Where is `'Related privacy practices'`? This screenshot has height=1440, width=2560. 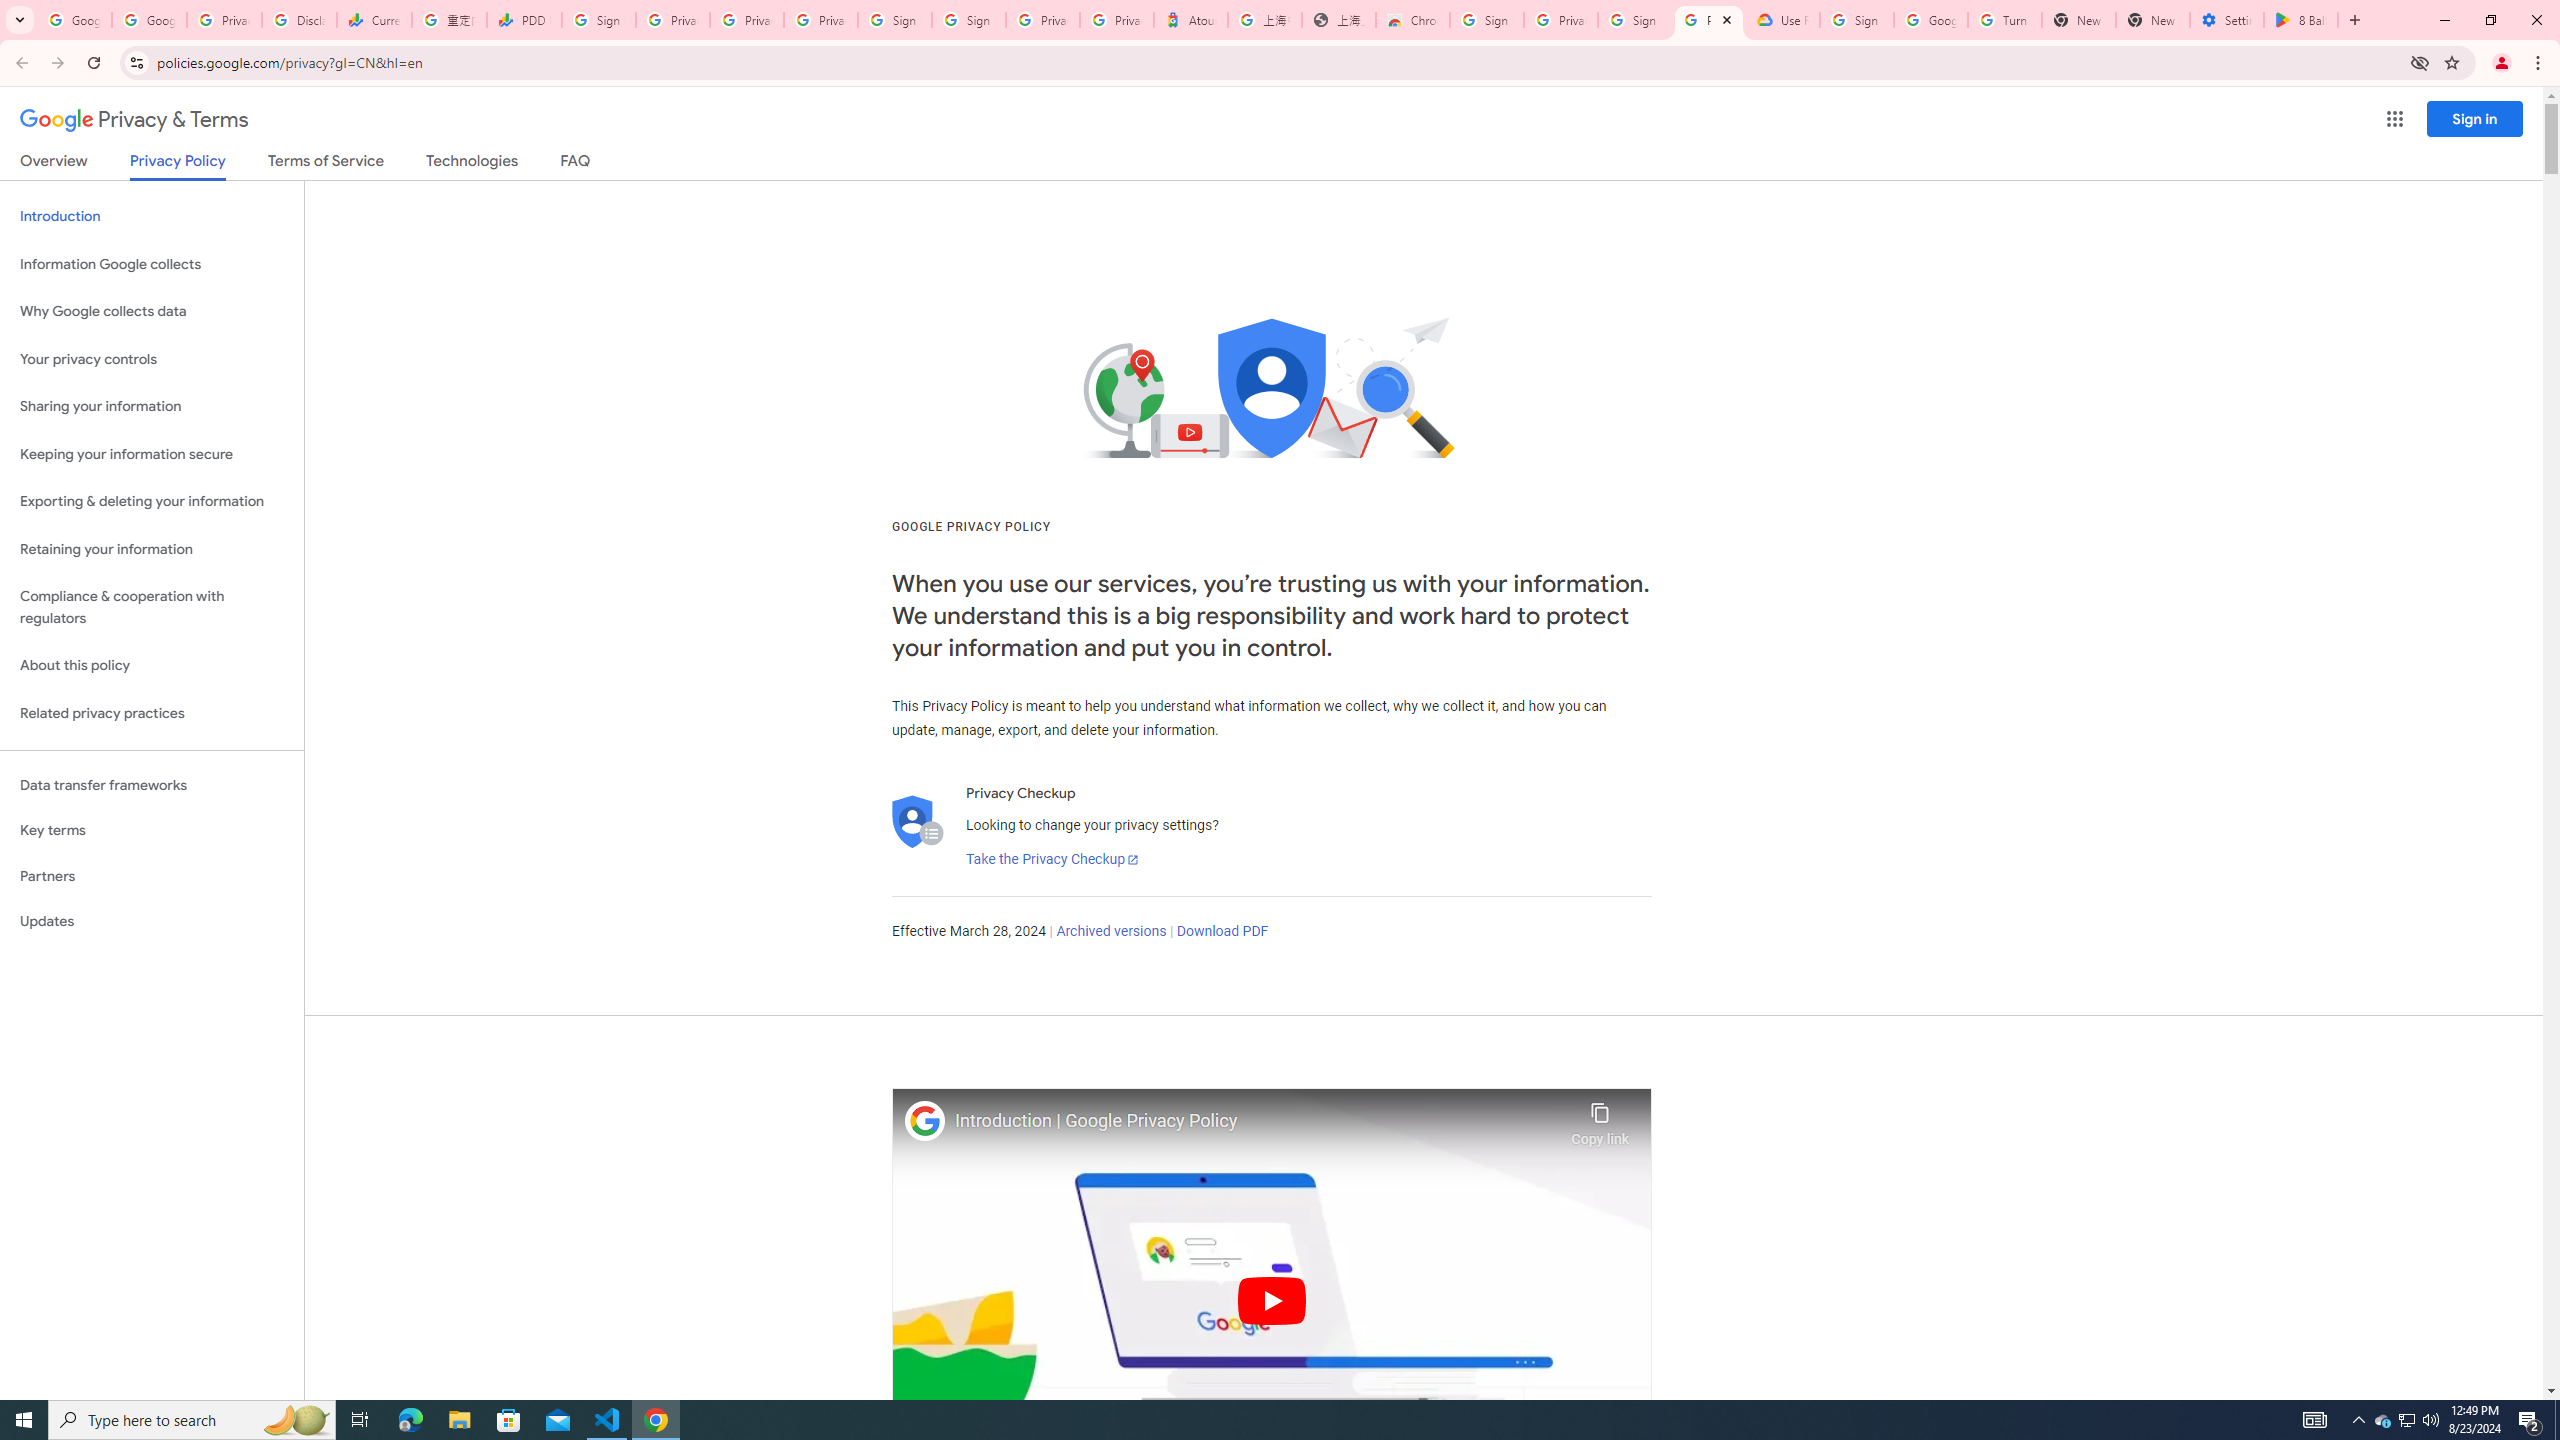
'Related privacy practices' is located at coordinates (151, 712).